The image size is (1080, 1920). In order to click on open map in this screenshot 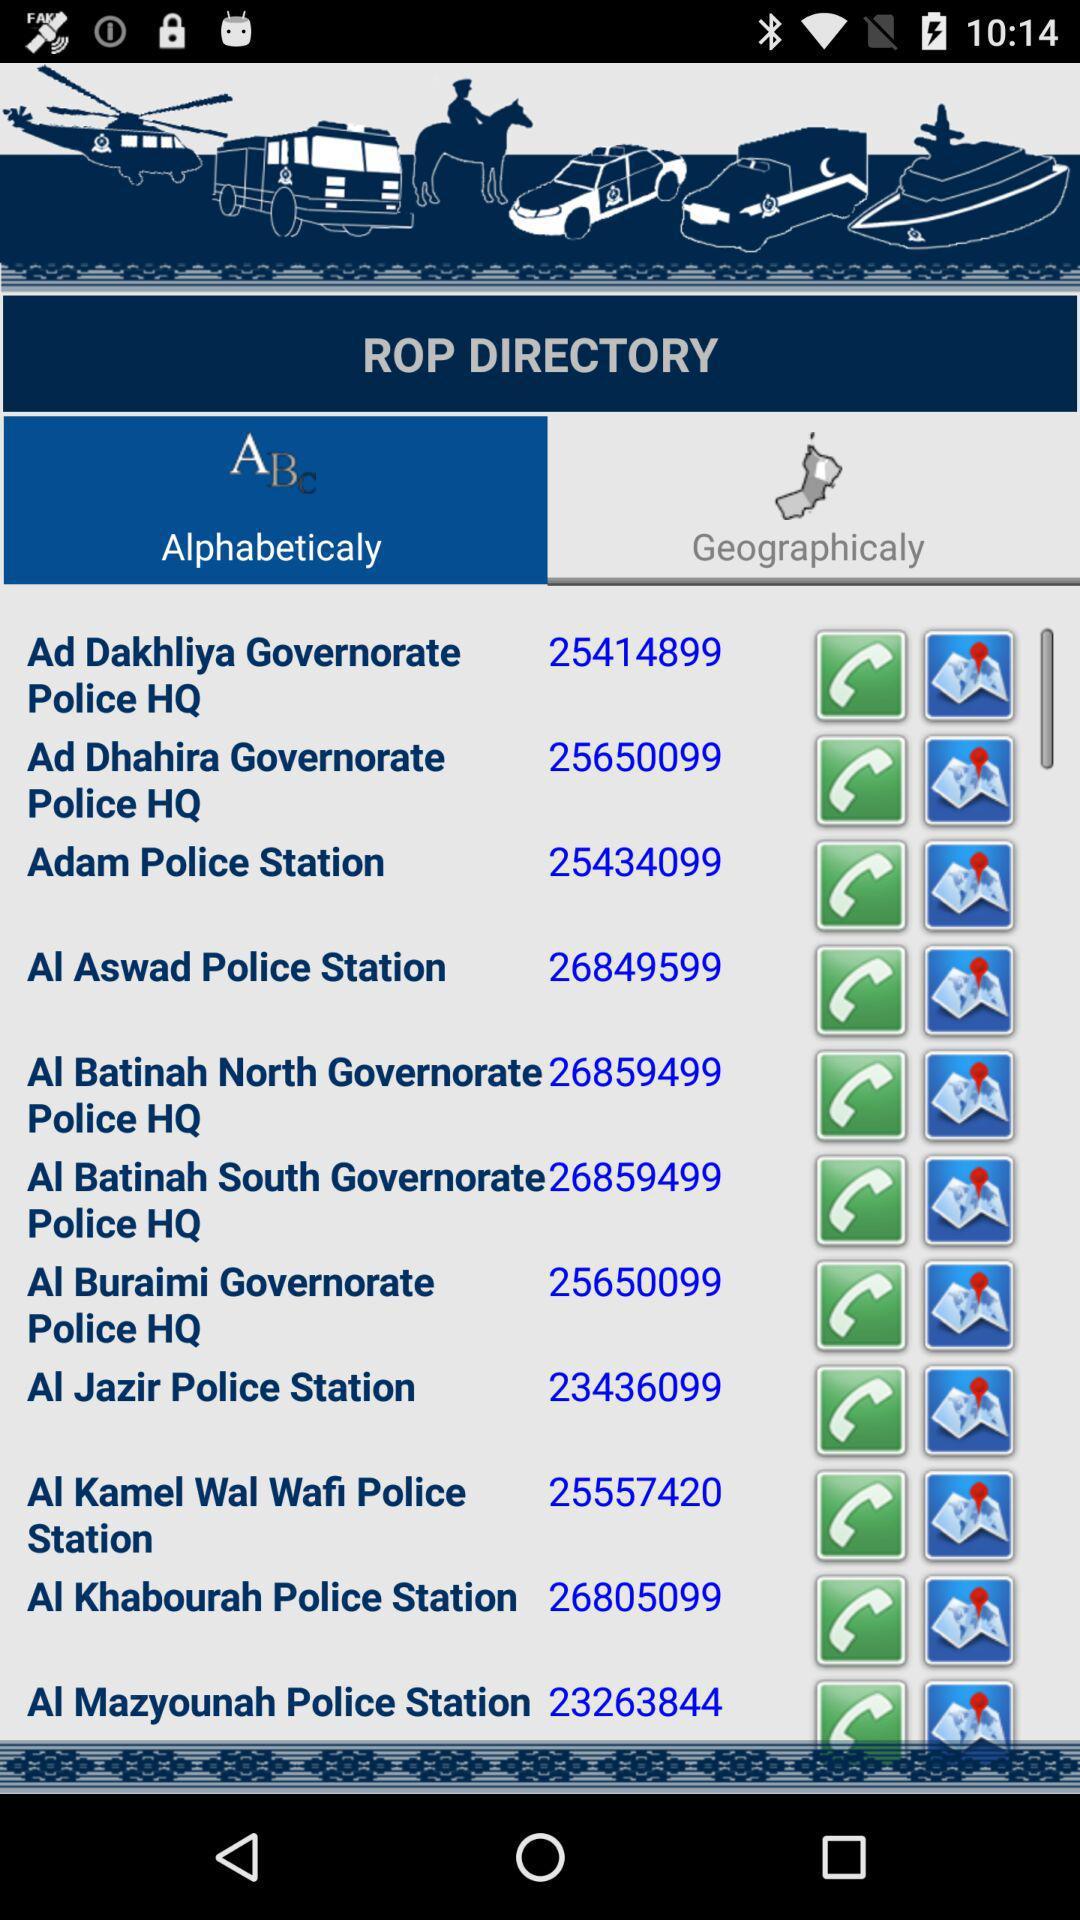, I will do `click(967, 1621)`.